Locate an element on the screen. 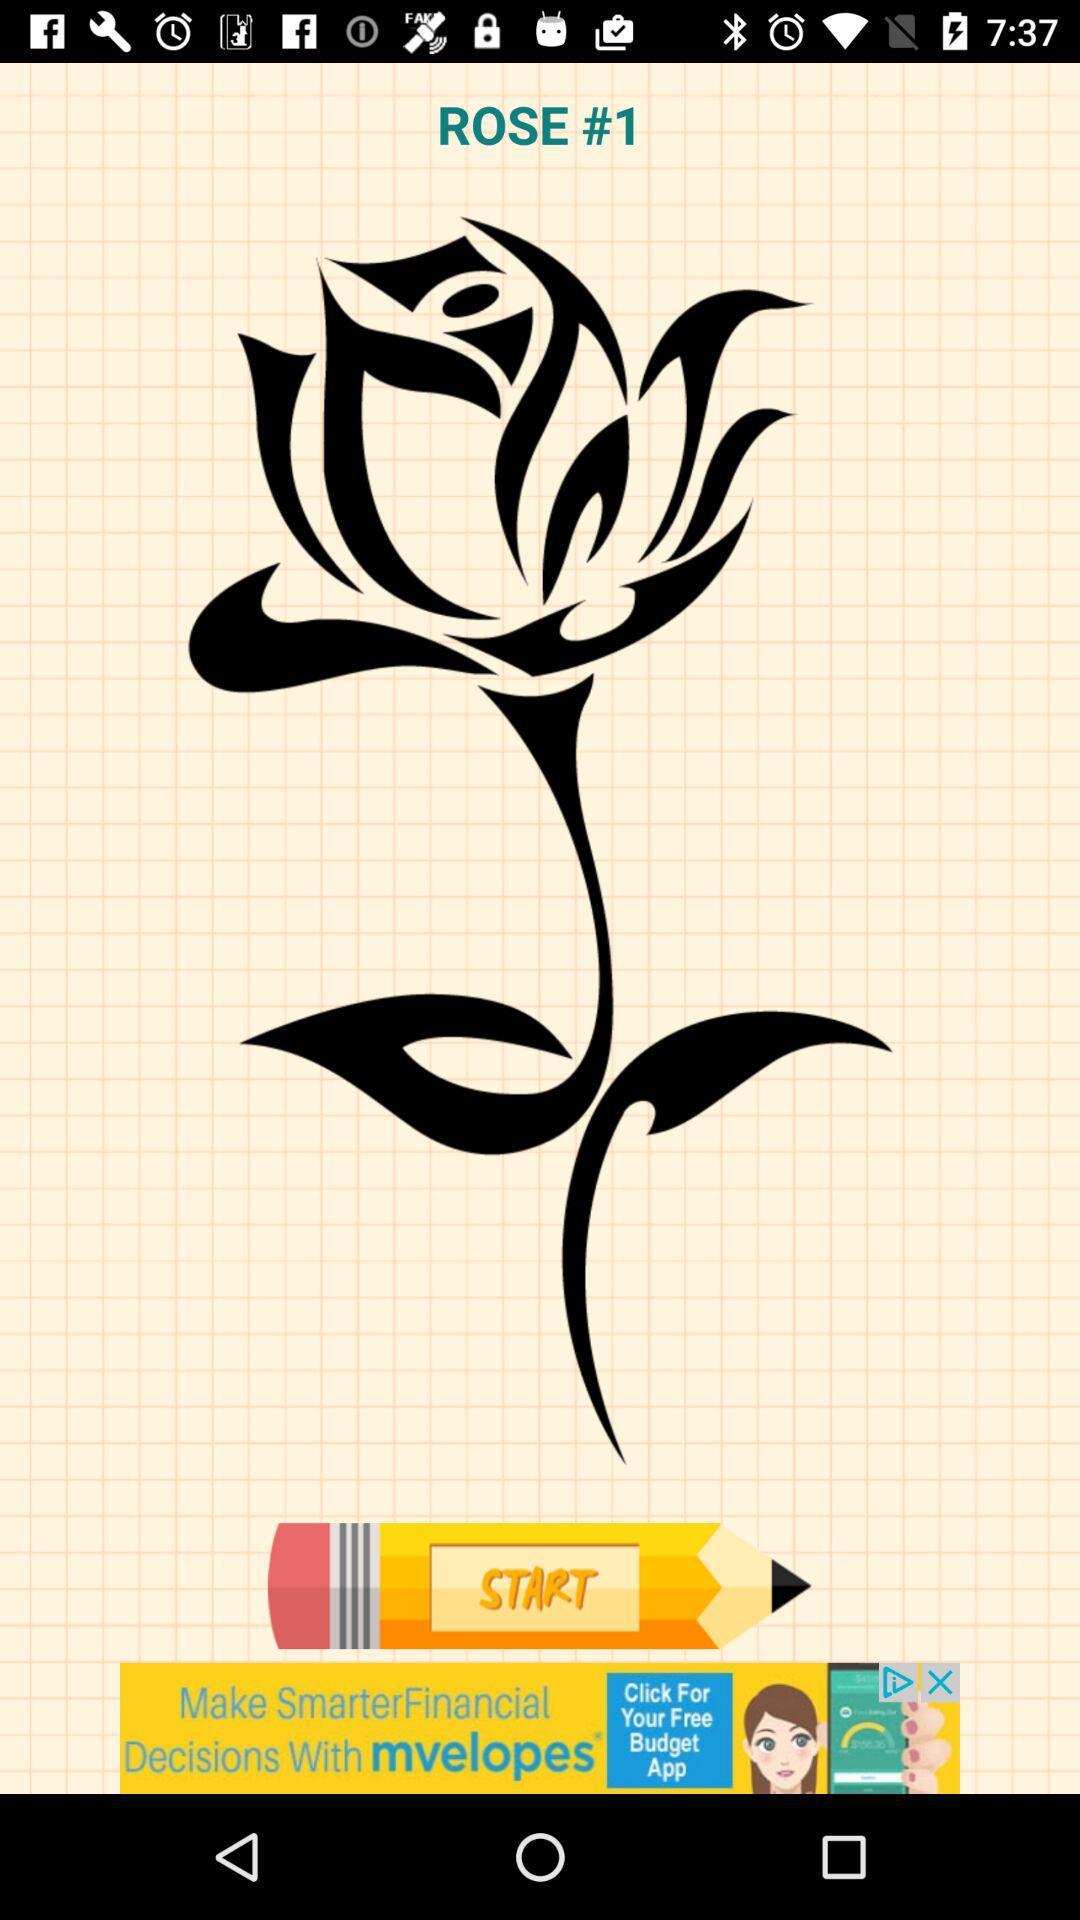  start the process is located at coordinates (538, 1585).